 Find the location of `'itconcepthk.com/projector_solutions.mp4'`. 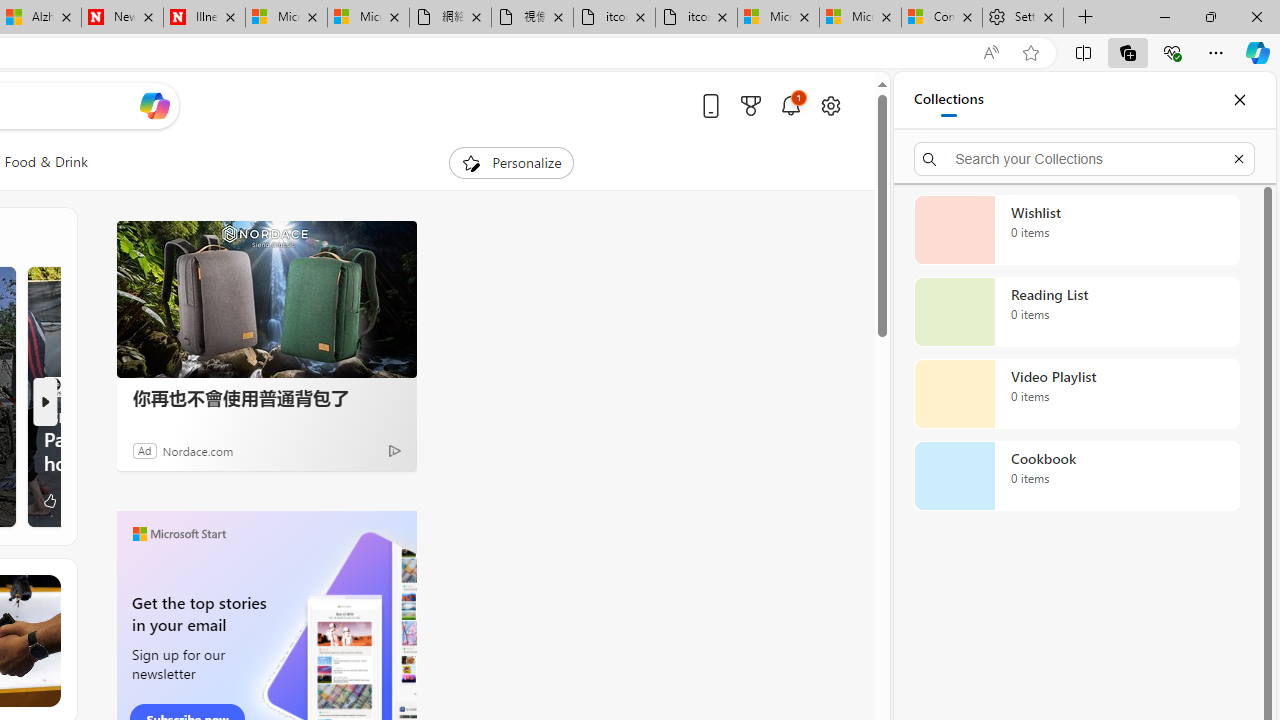

'itconcepthk.com/projector_solutions.mp4' is located at coordinates (696, 17).